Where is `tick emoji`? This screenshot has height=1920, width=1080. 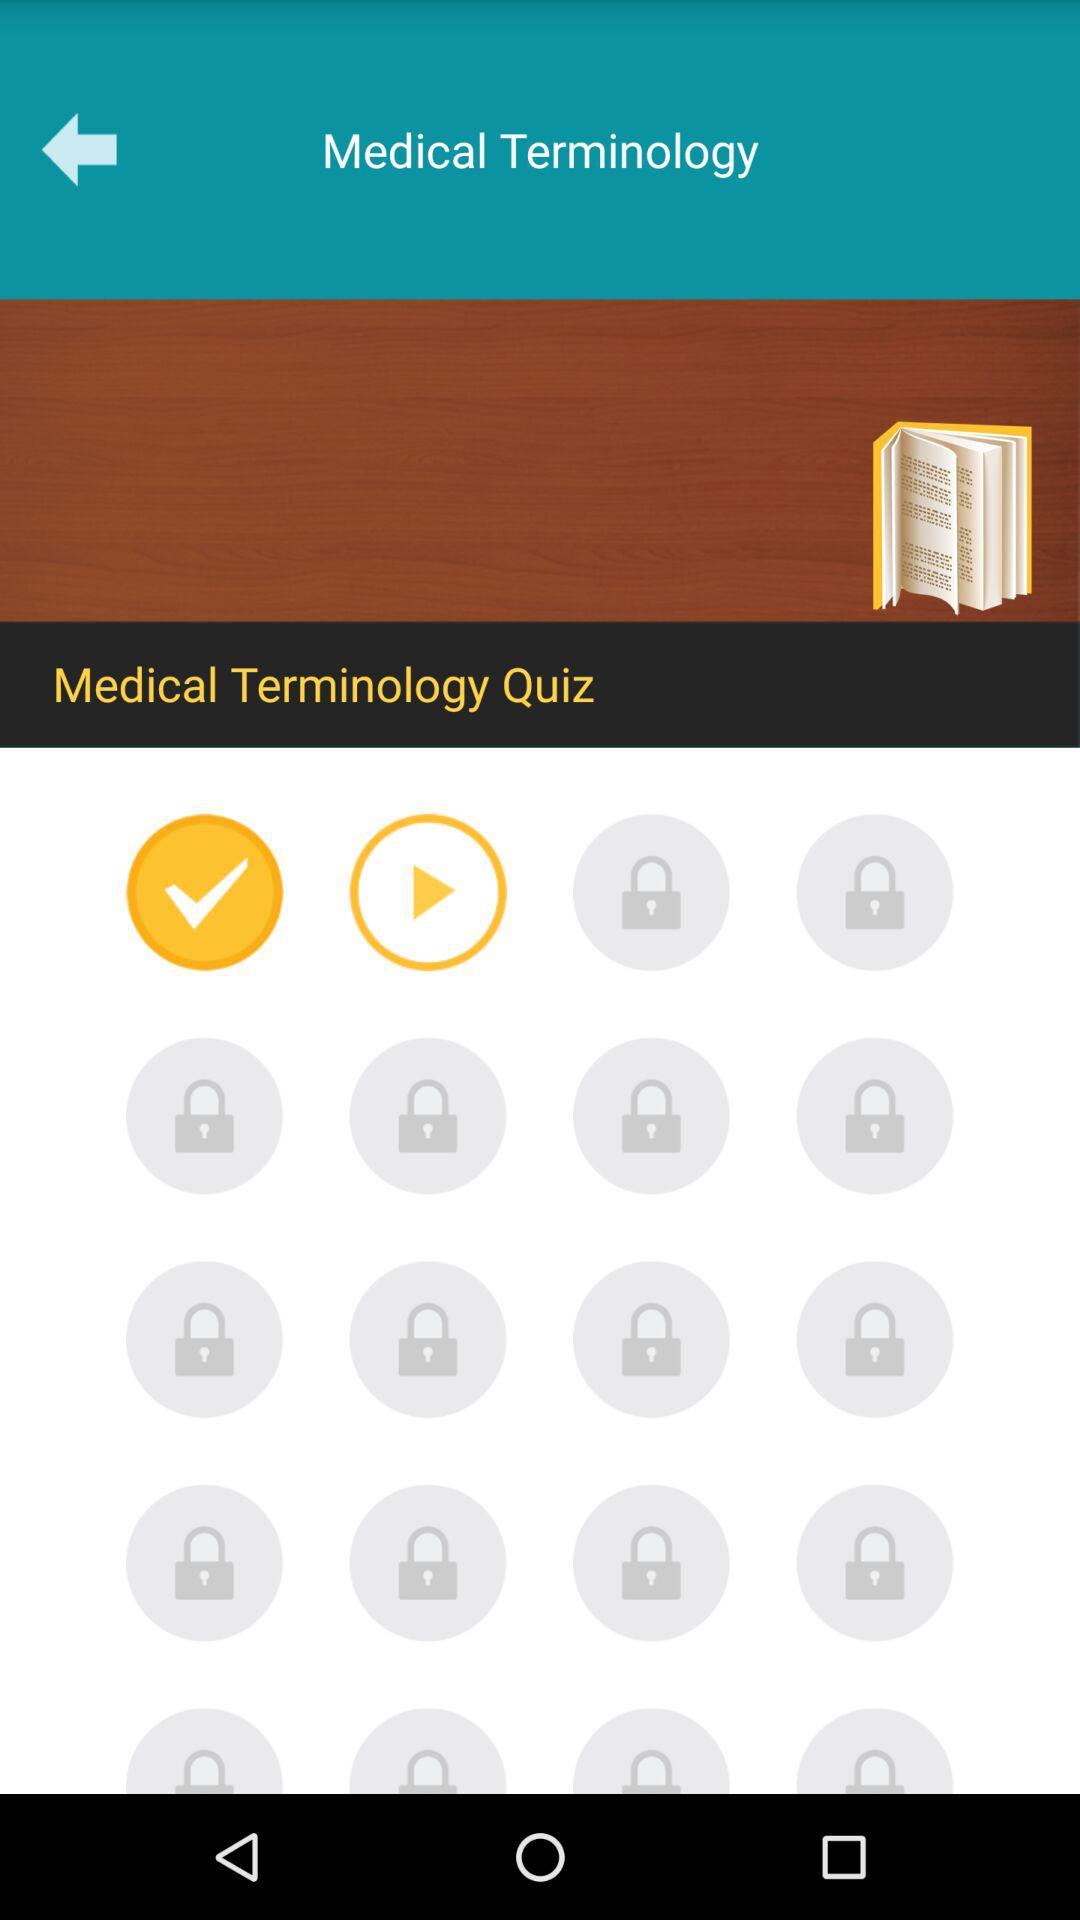 tick emoji is located at coordinates (204, 891).